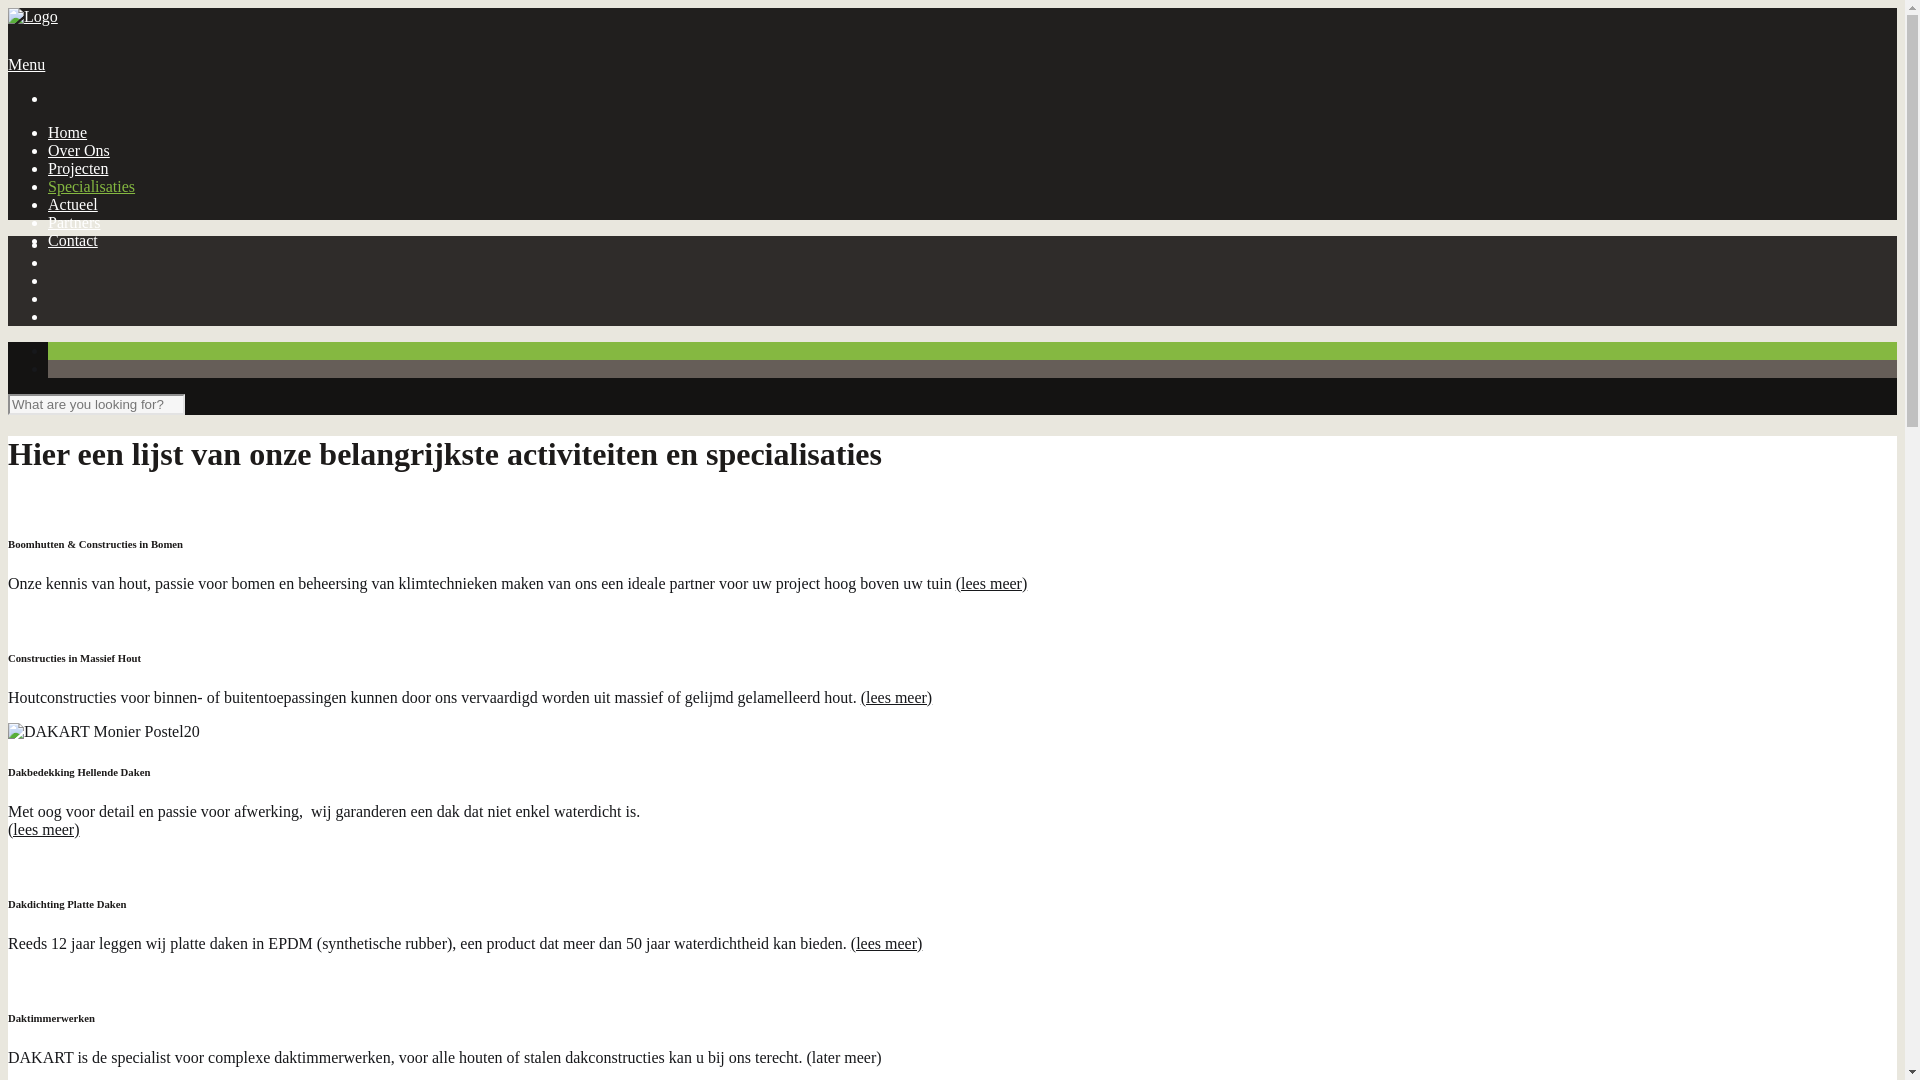 The height and width of the screenshot is (1080, 1920). What do you see at coordinates (72, 239) in the screenshot?
I see `'Contact'` at bounding box center [72, 239].